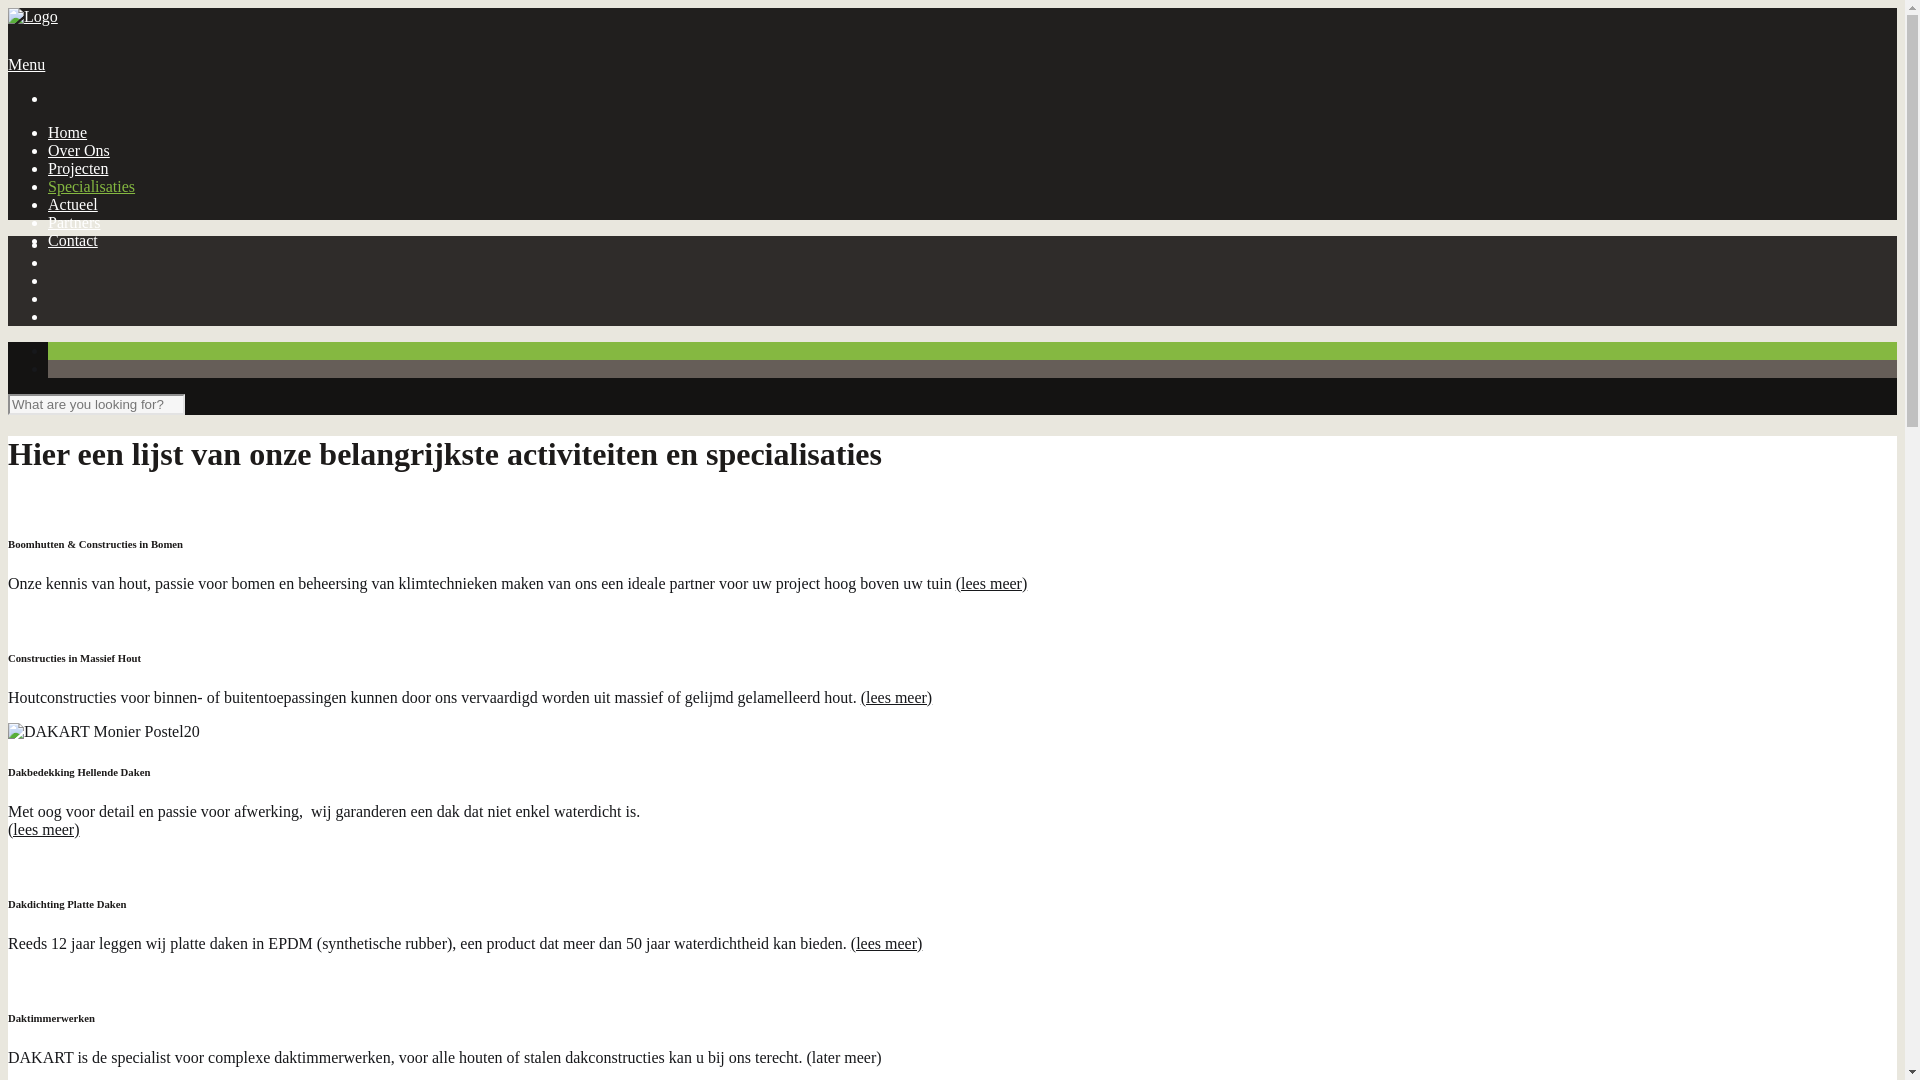 The height and width of the screenshot is (1080, 1920). What do you see at coordinates (72, 239) in the screenshot?
I see `'Contact'` at bounding box center [72, 239].